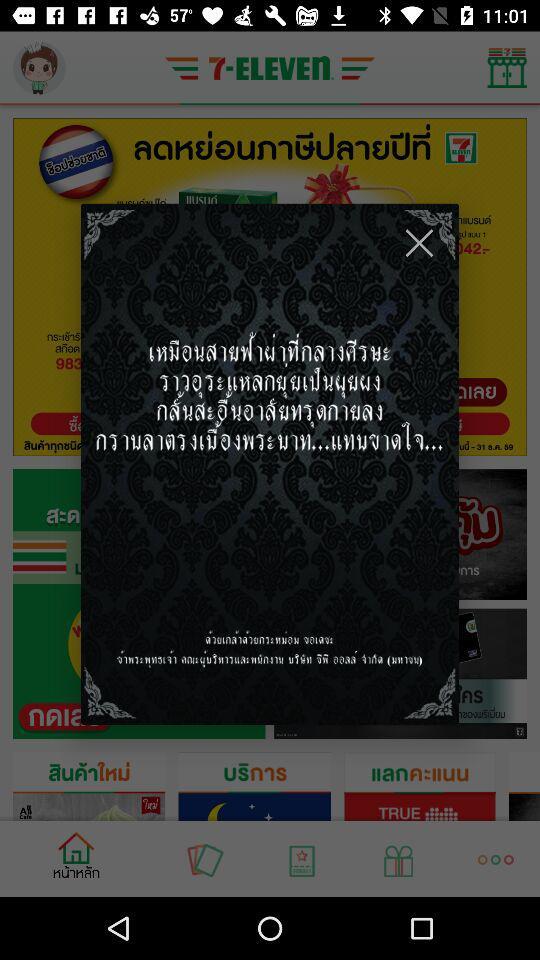 Image resolution: width=540 pixels, height=960 pixels. What do you see at coordinates (418, 242) in the screenshot?
I see `icon at the top right corner` at bounding box center [418, 242].